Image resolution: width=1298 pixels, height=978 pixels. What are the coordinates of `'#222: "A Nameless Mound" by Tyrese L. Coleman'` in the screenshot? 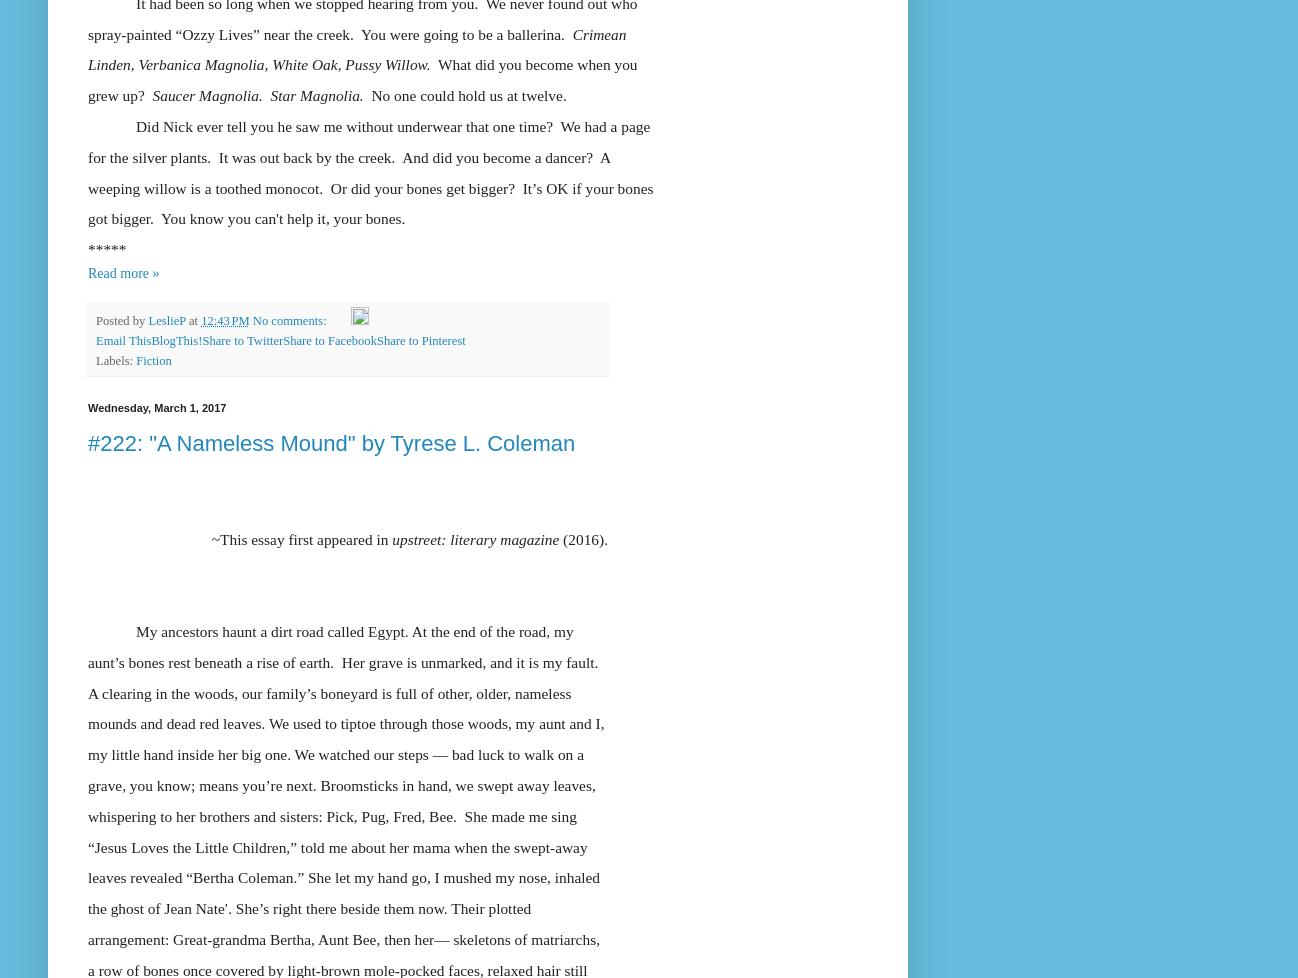 It's located at (331, 441).